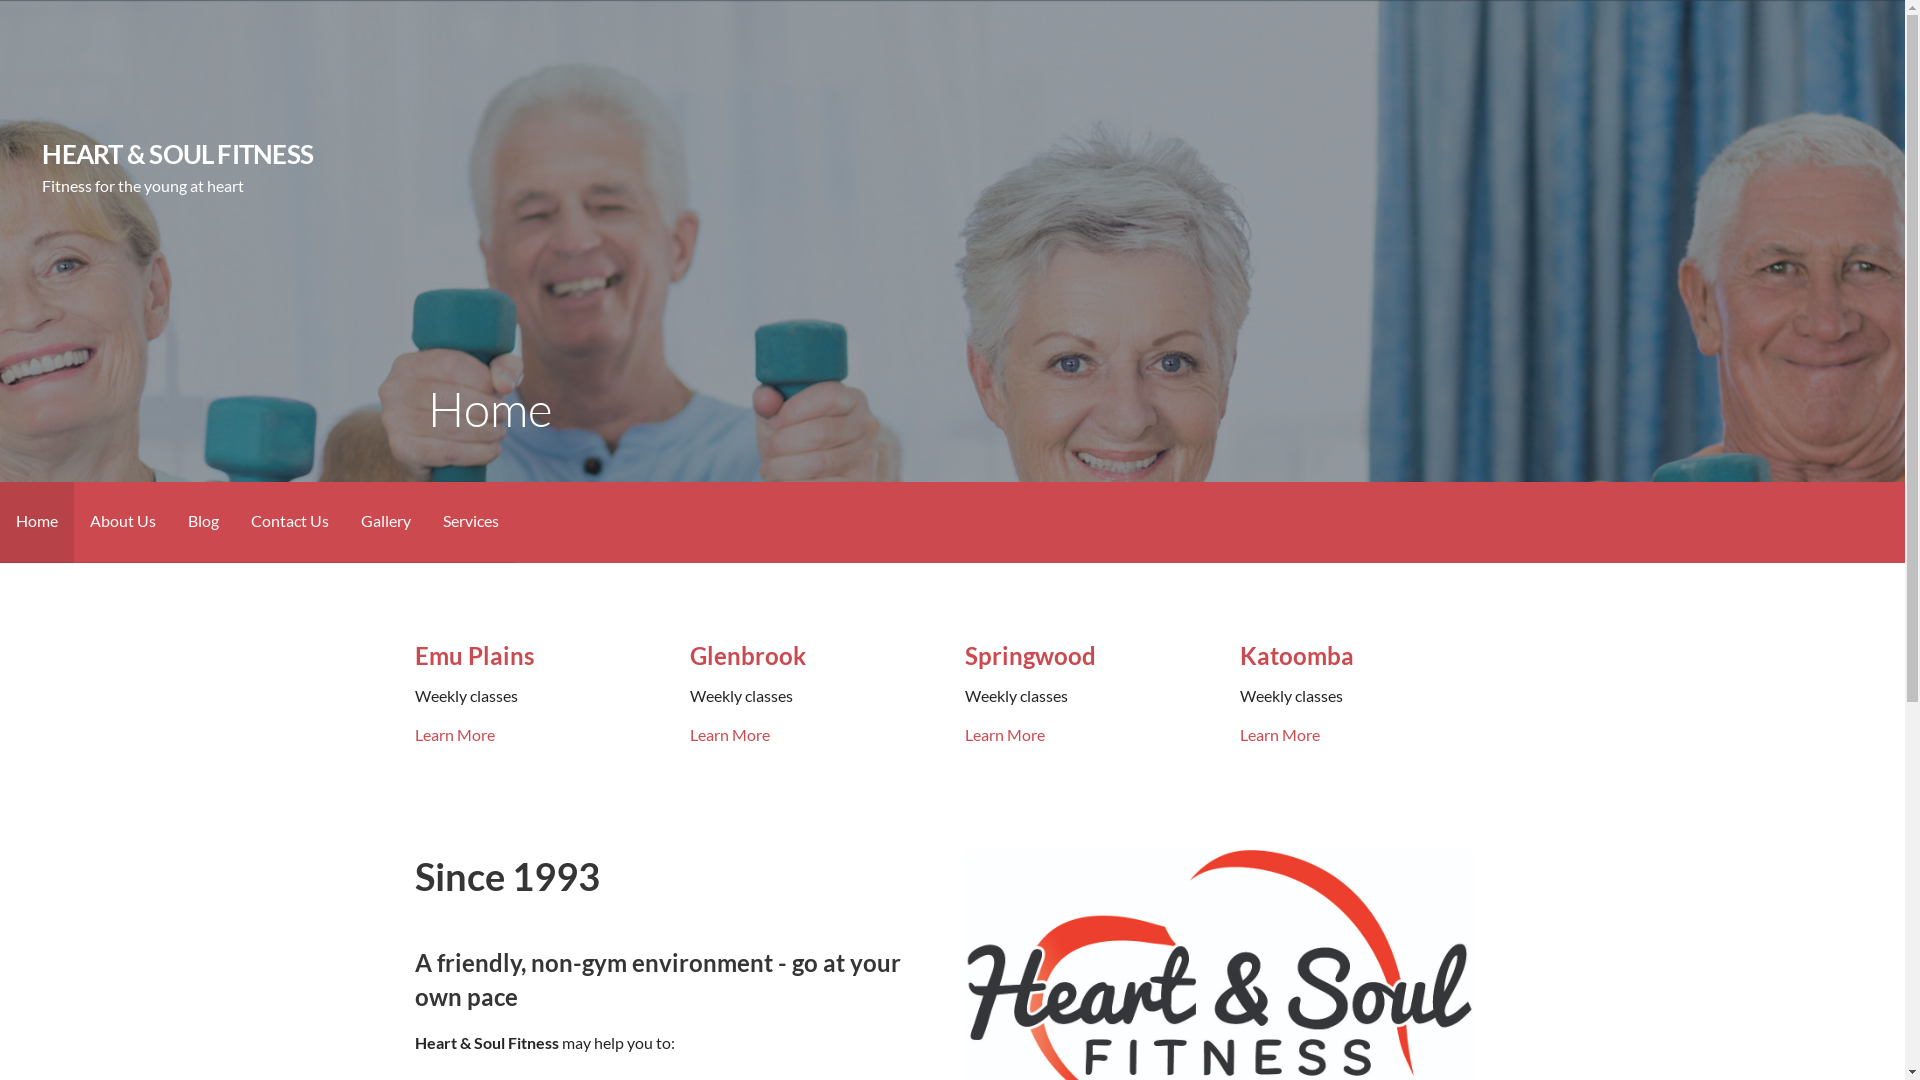 This screenshot has height=1080, width=1920. What do you see at coordinates (1030, 655) in the screenshot?
I see `'Springwood'` at bounding box center [1030, 655].